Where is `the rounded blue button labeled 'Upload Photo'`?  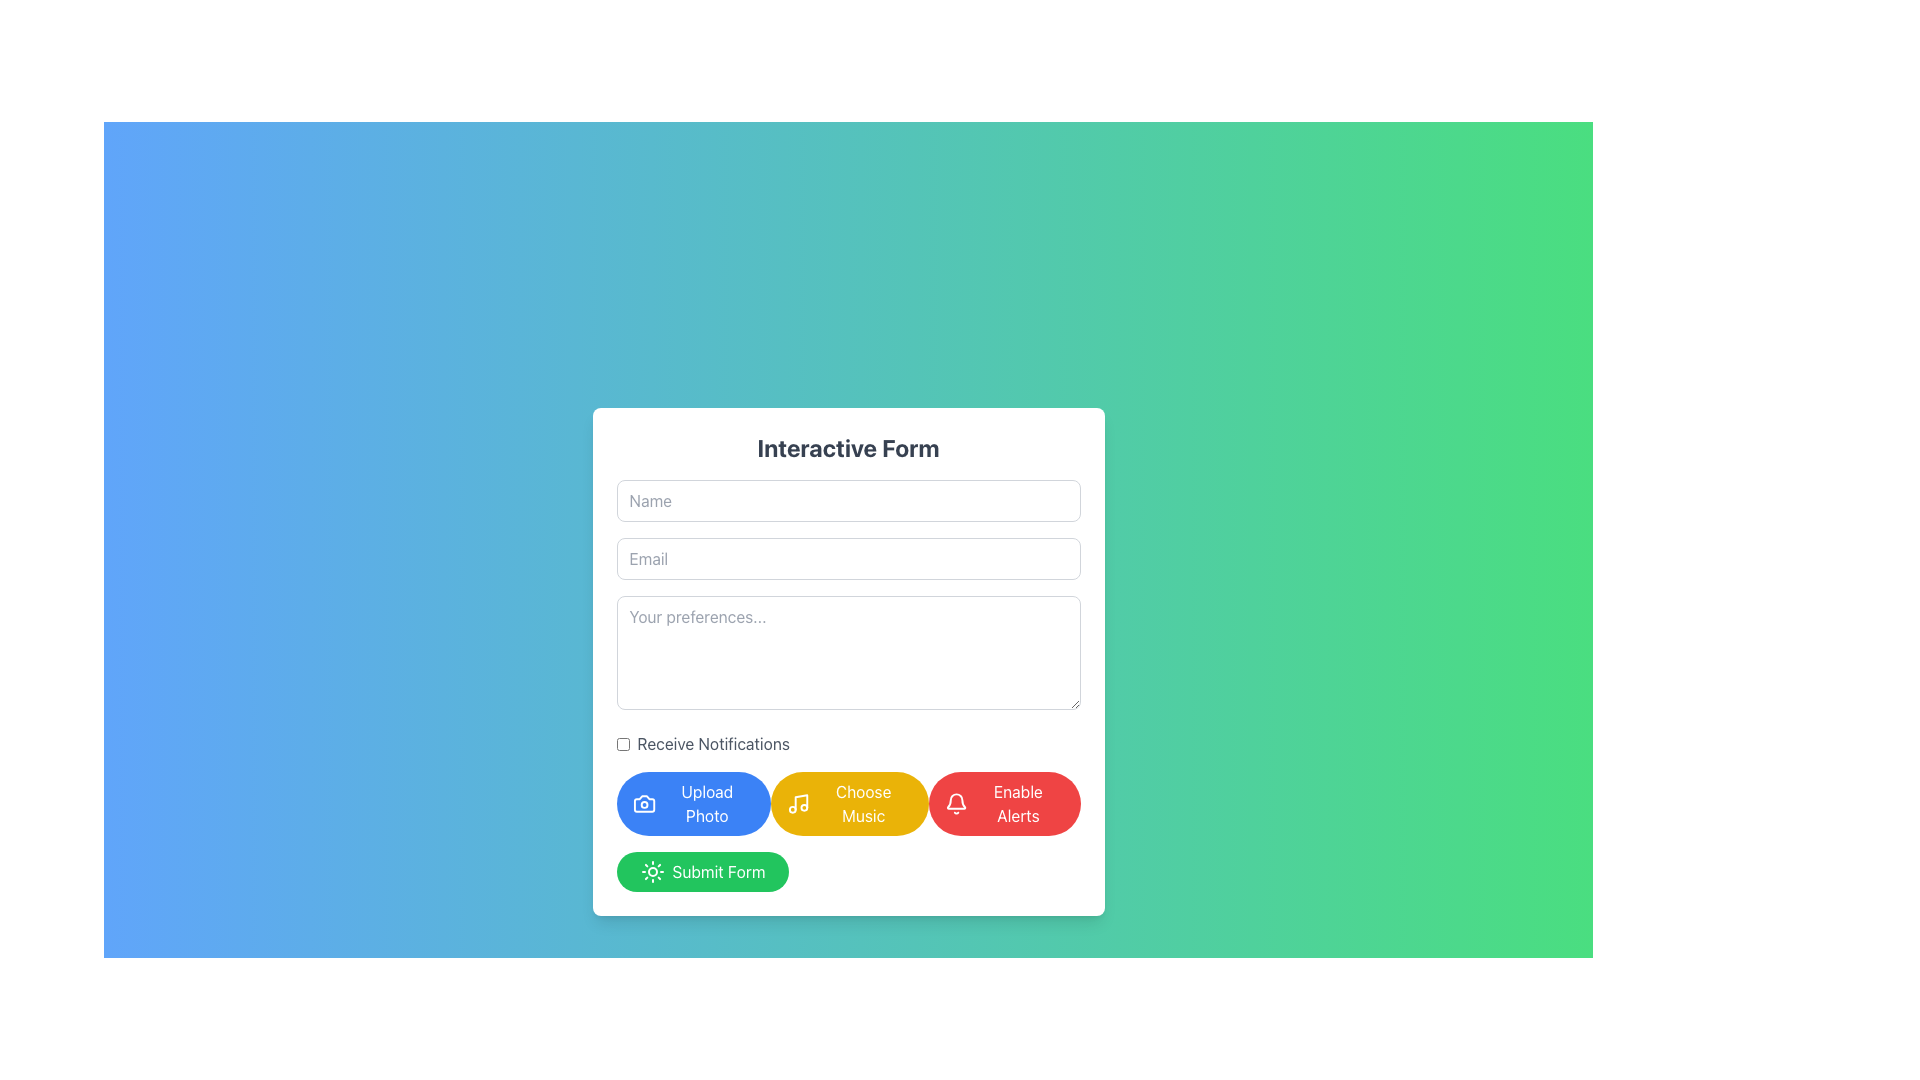 the rounded blue button labeled 'Upload Photo' is located at coordinates (693, 802).